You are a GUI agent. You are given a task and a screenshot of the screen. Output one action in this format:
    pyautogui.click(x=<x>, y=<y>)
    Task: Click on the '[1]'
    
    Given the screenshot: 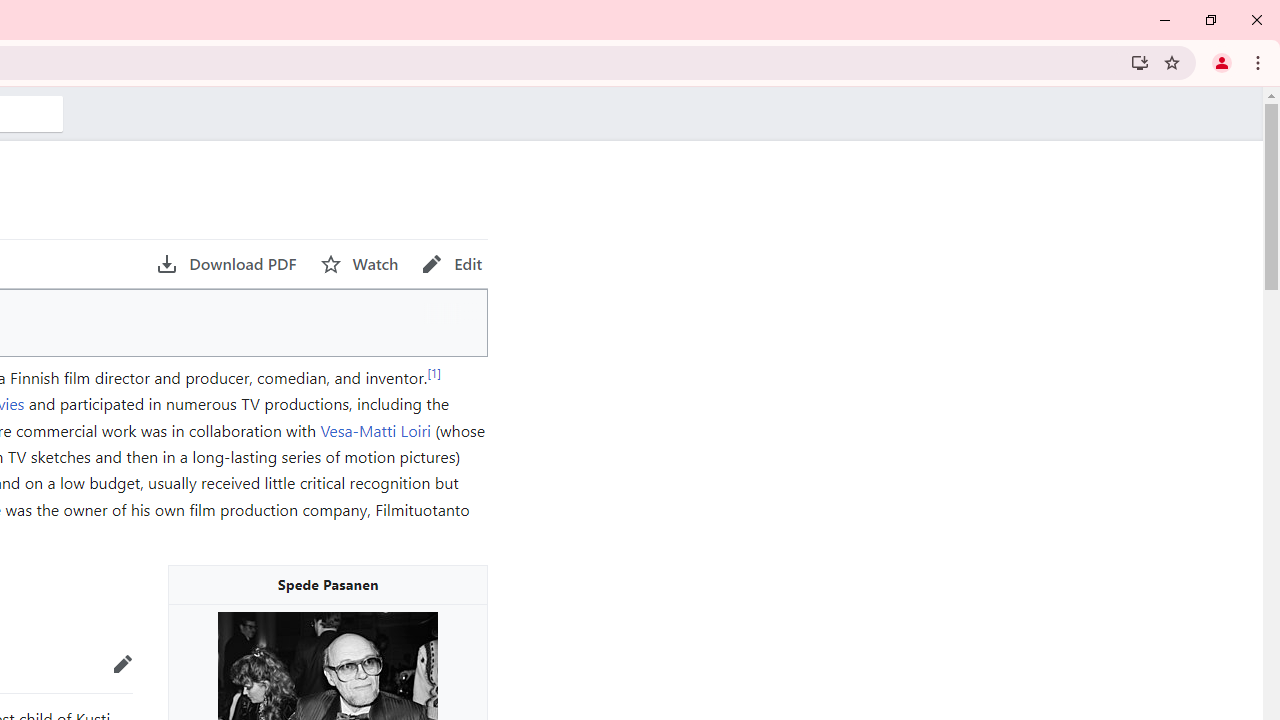 What is the action you would take?
    pyautogui.click(x=433, y=372)
    